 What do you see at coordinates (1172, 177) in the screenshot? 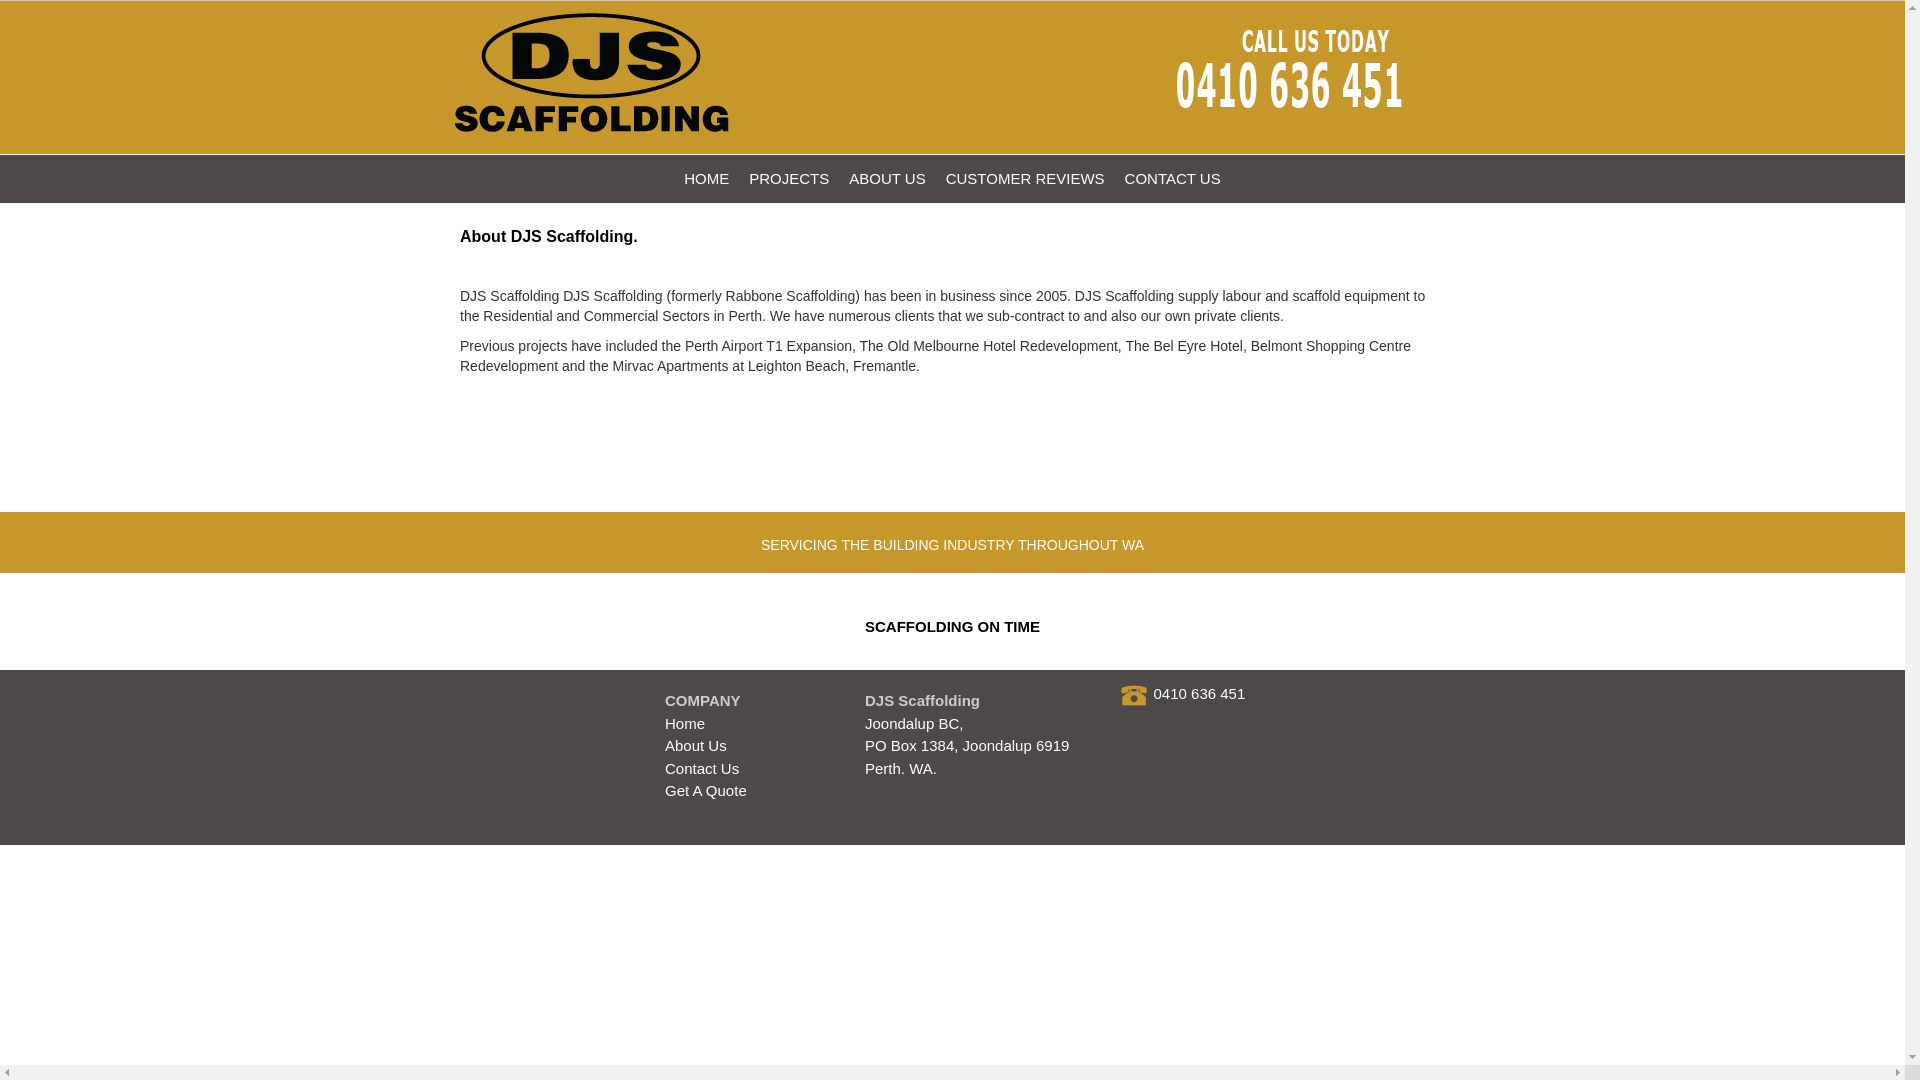
I see `'CONTACT US'` at bounding box center [1172, 177].